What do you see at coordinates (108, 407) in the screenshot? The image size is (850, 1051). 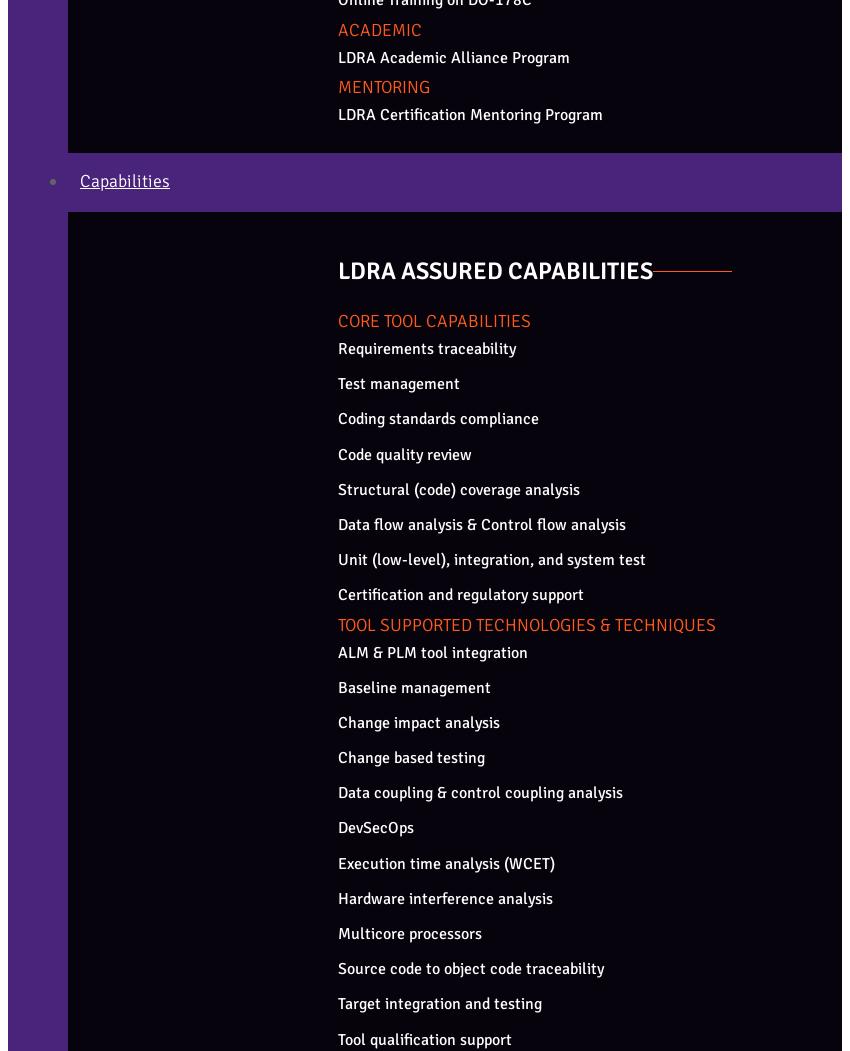 I see `'Resource Centre'` at bounding box center [108, 407].